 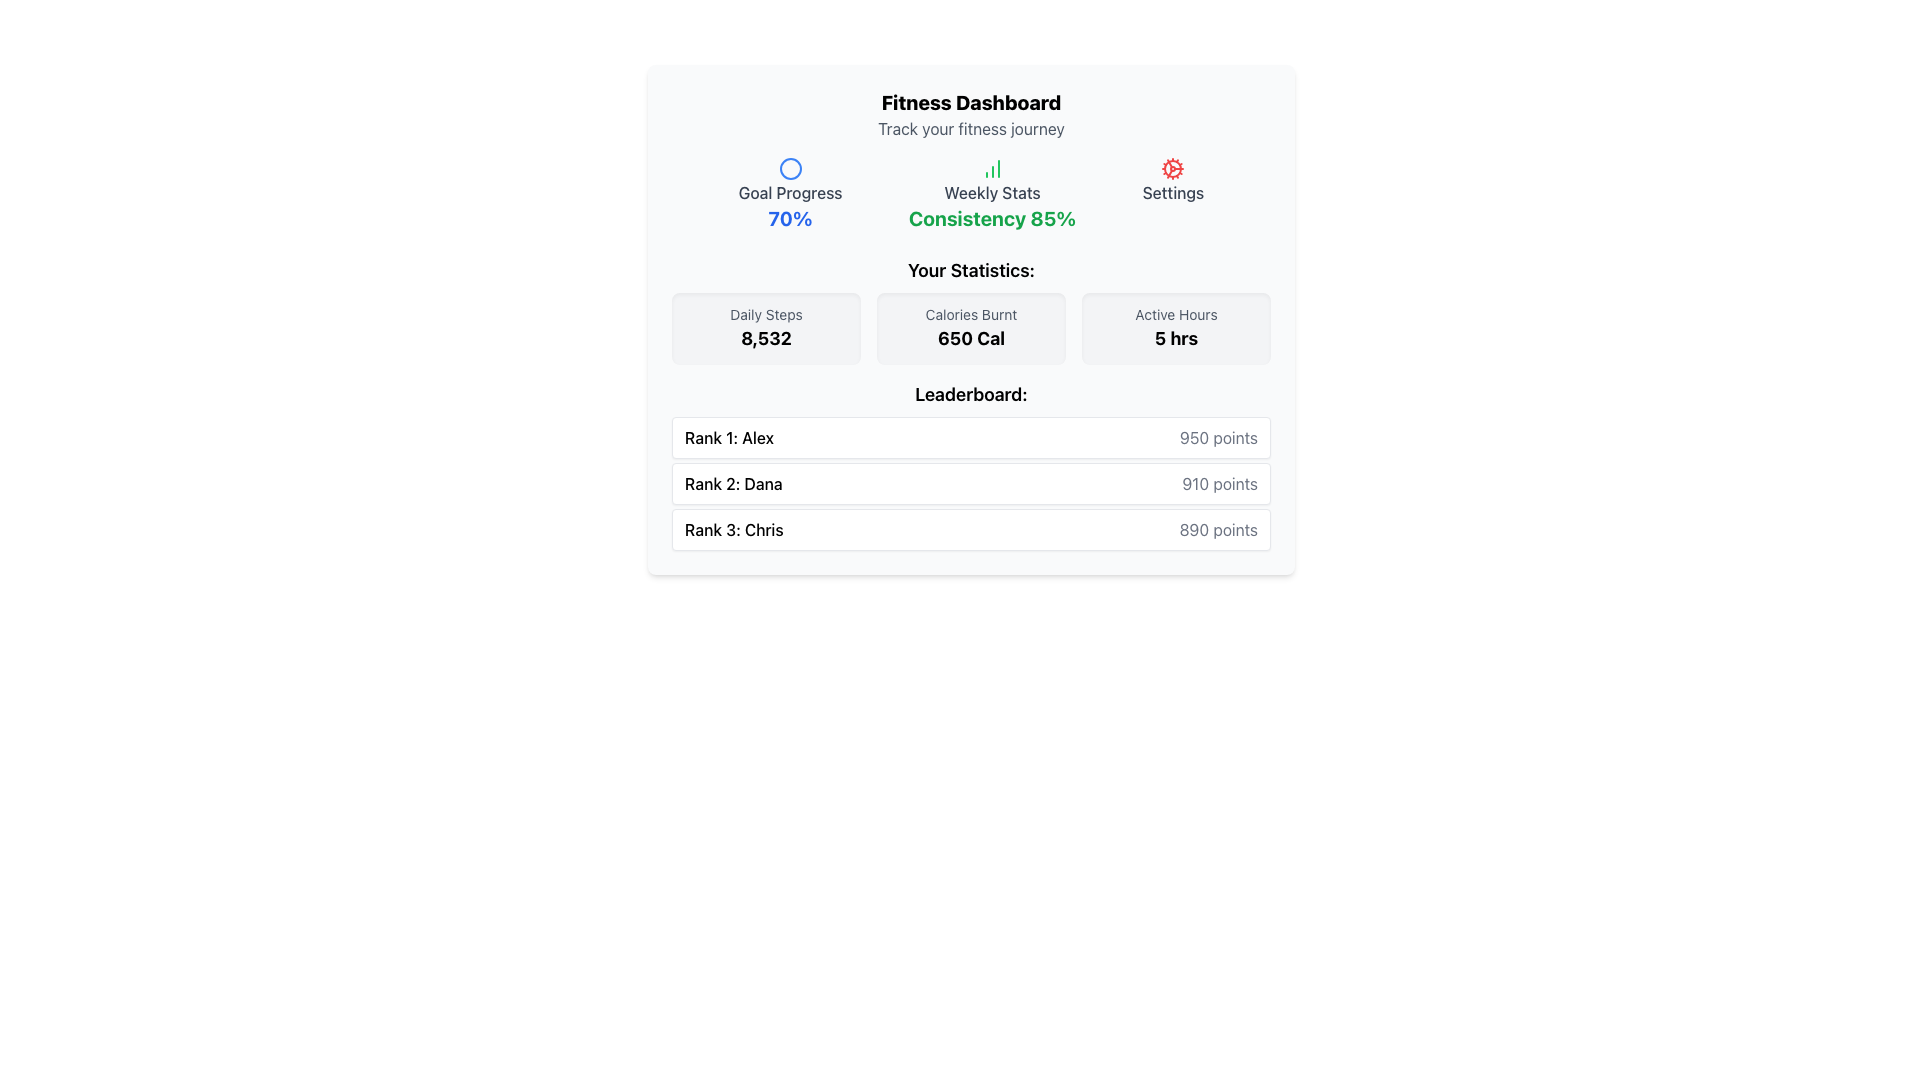 What do you see at coordinates (992, 192) in the screenshot?
I see `the text label displaying 'Weekly Stats' which is styled with a gray font color and positioned between a graph illustration and the text 'Consistency 85%'` at bounding box center [992, 192].